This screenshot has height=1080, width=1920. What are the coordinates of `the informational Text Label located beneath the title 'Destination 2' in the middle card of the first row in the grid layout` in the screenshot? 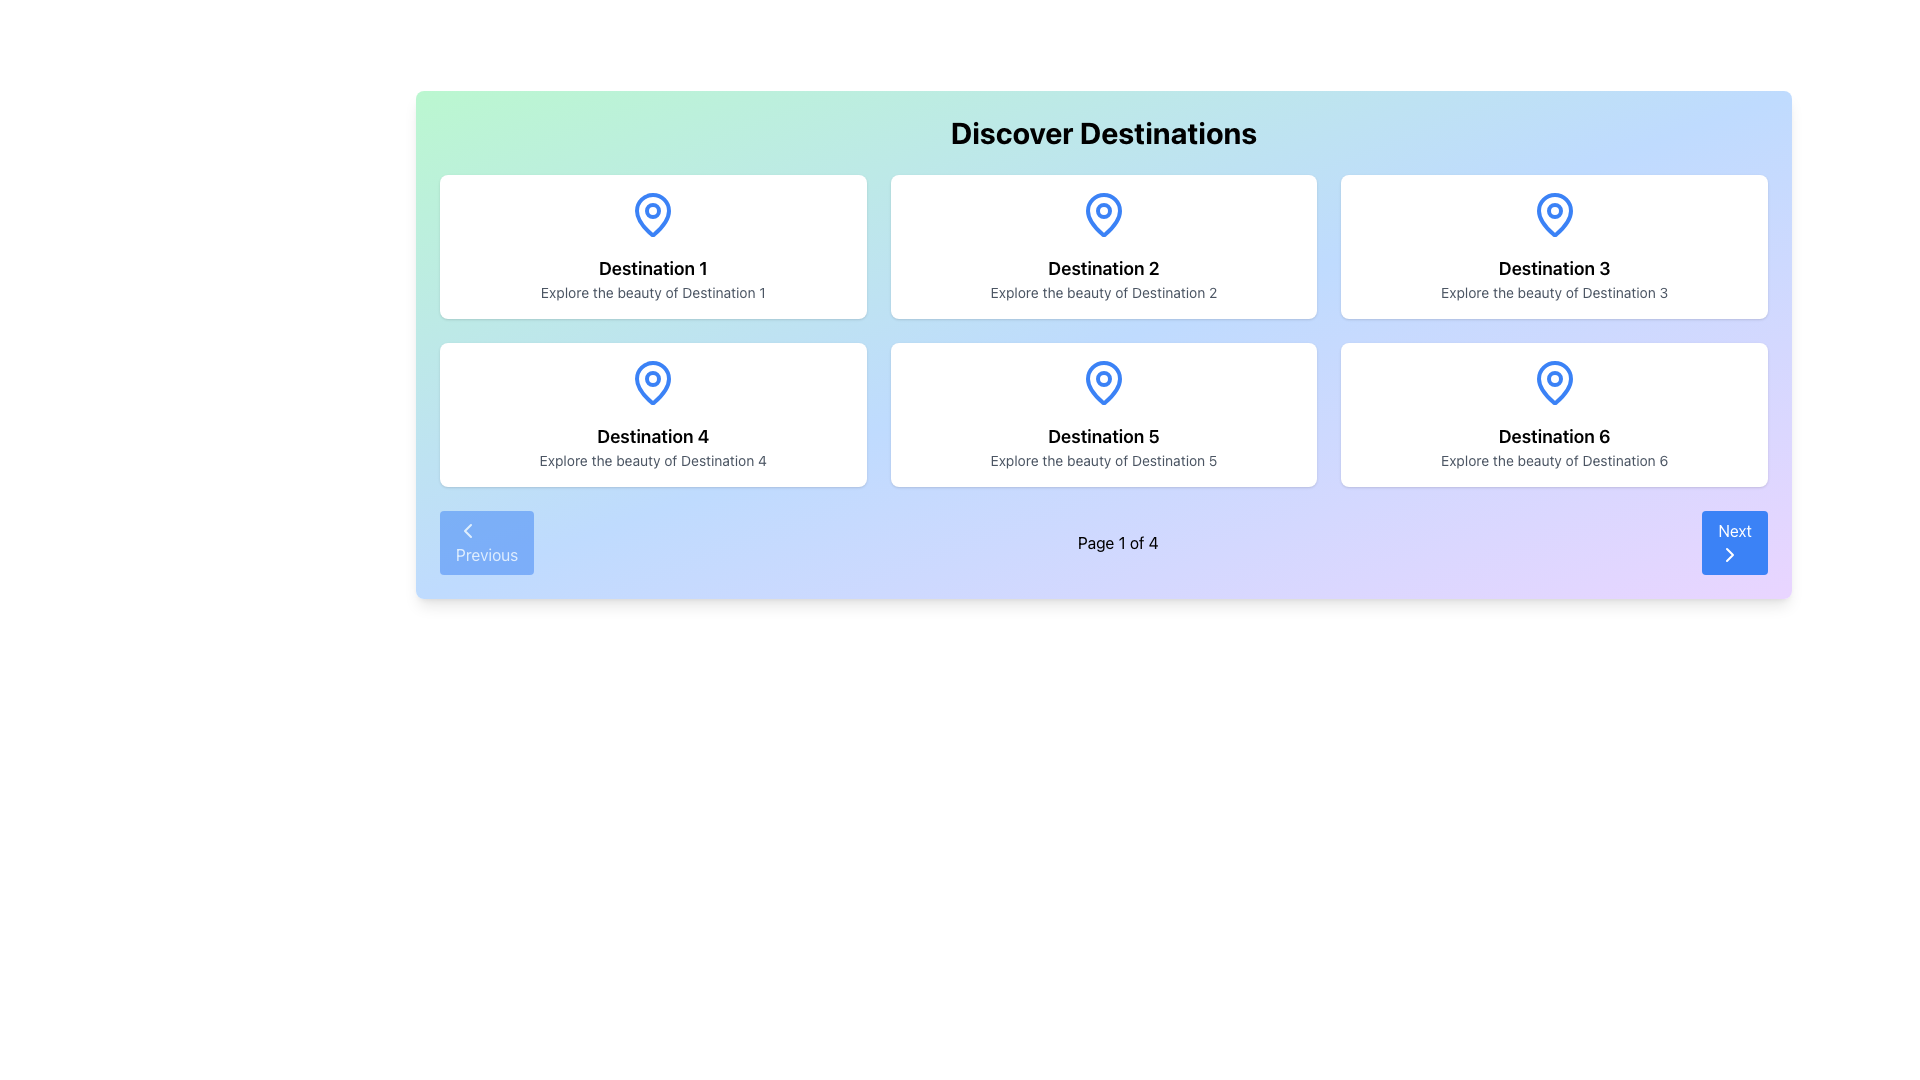 It's located at (1103, 293).